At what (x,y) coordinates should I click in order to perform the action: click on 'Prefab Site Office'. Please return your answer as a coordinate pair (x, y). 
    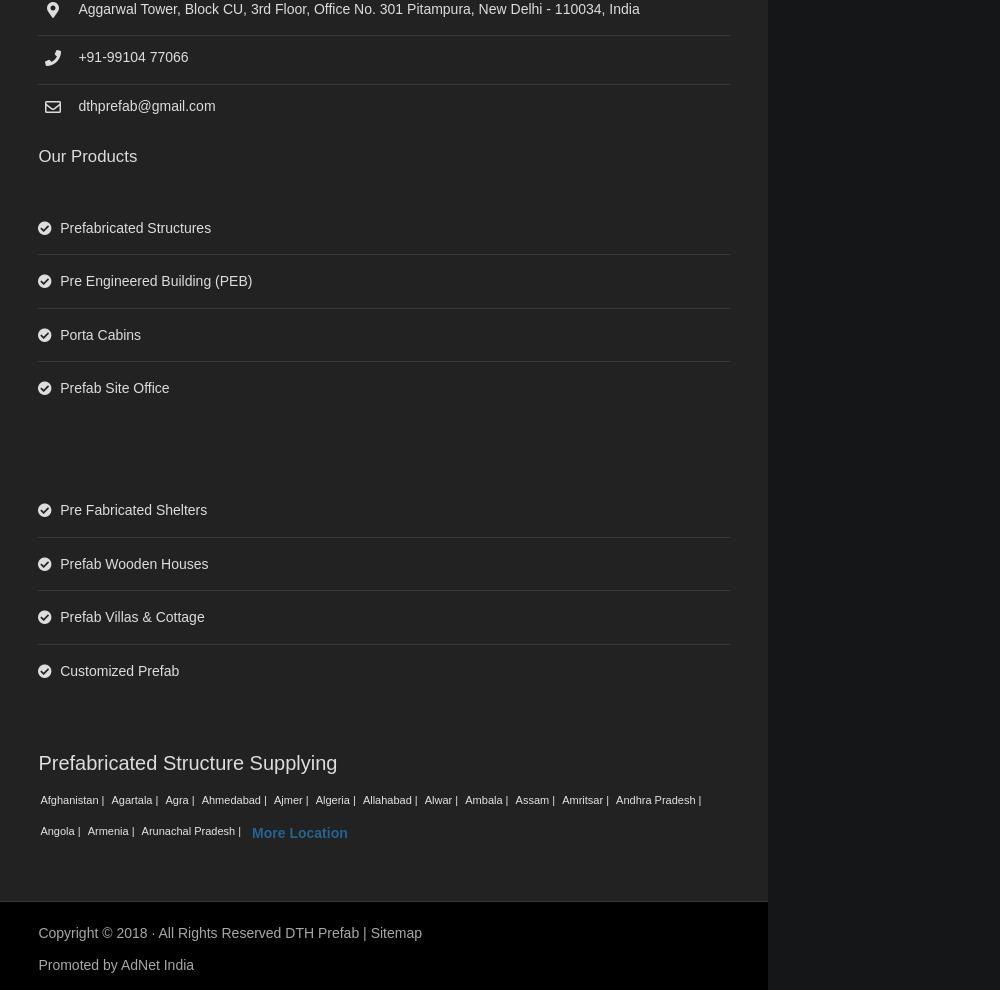
    Looking at the image, I should click on (113, 387).